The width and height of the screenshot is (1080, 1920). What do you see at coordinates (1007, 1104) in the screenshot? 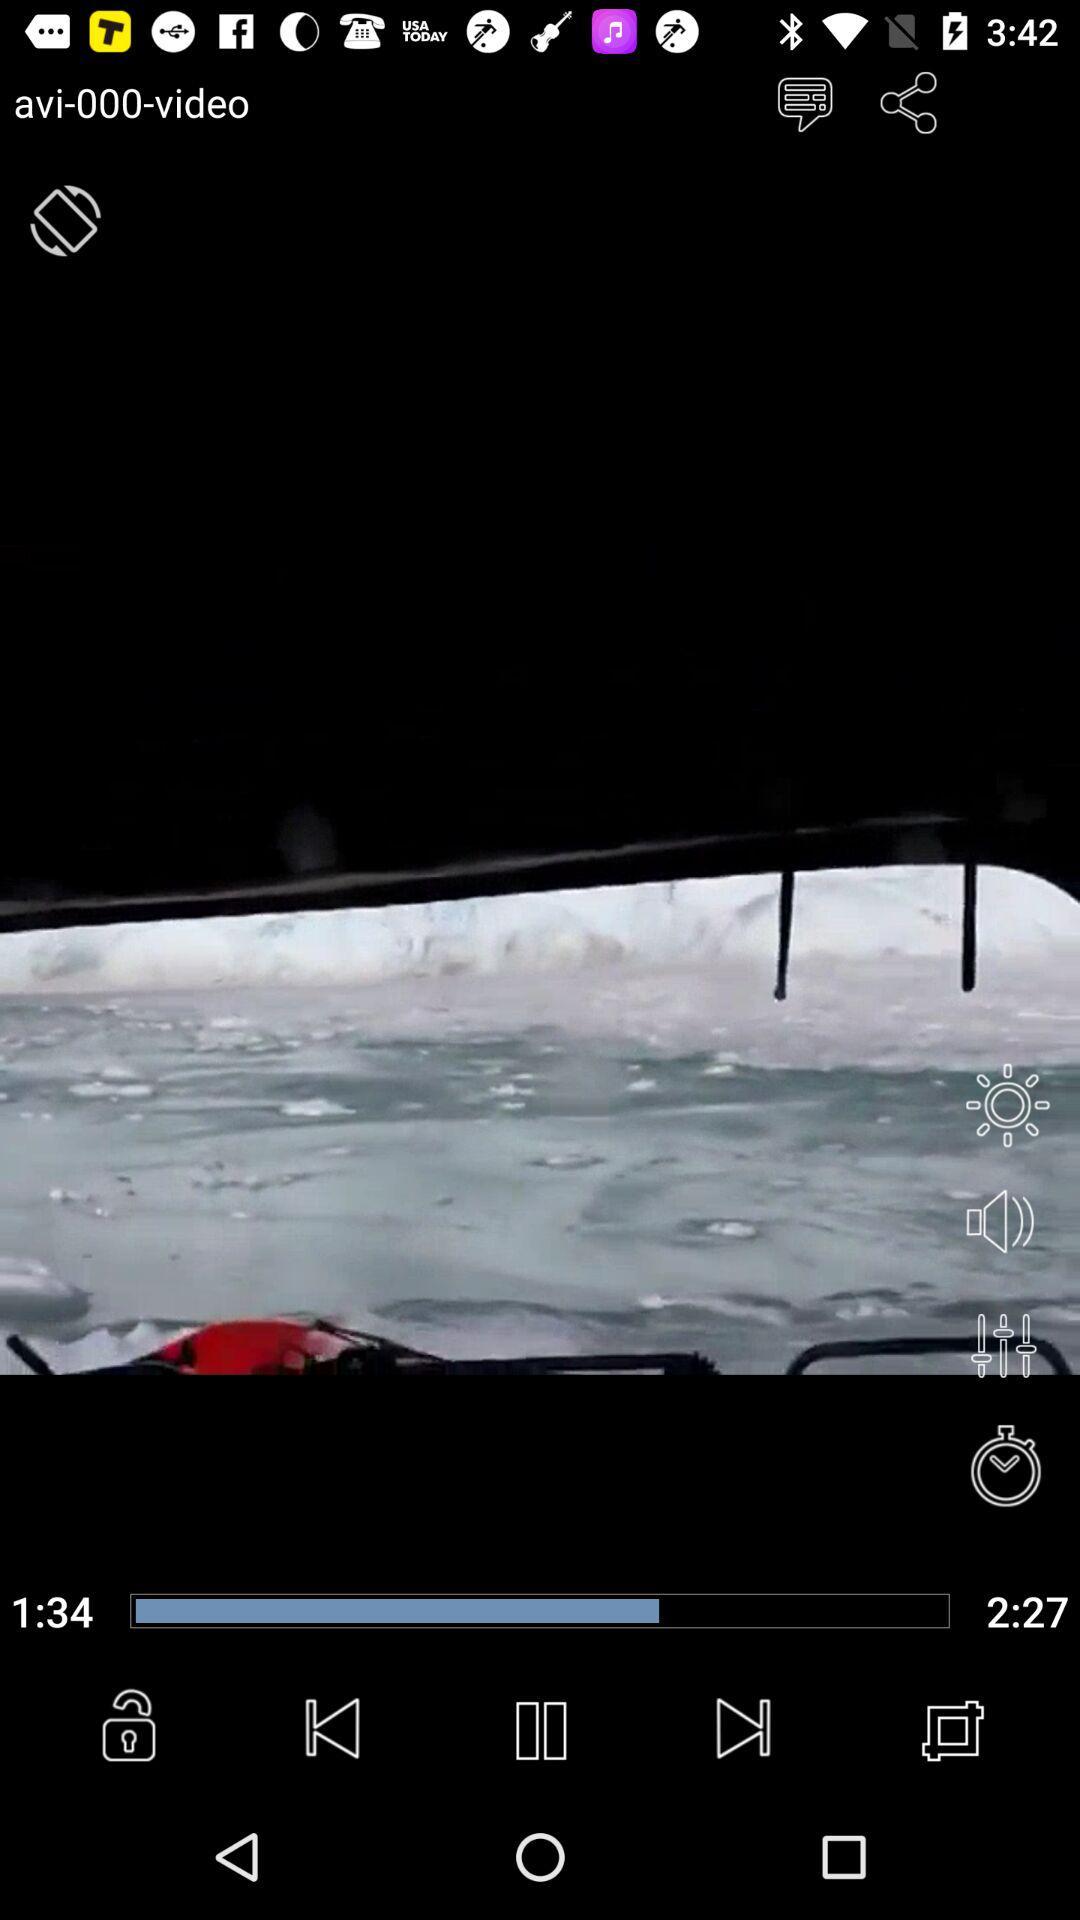
I see `setting page` at bounding box center [1007, 1104].